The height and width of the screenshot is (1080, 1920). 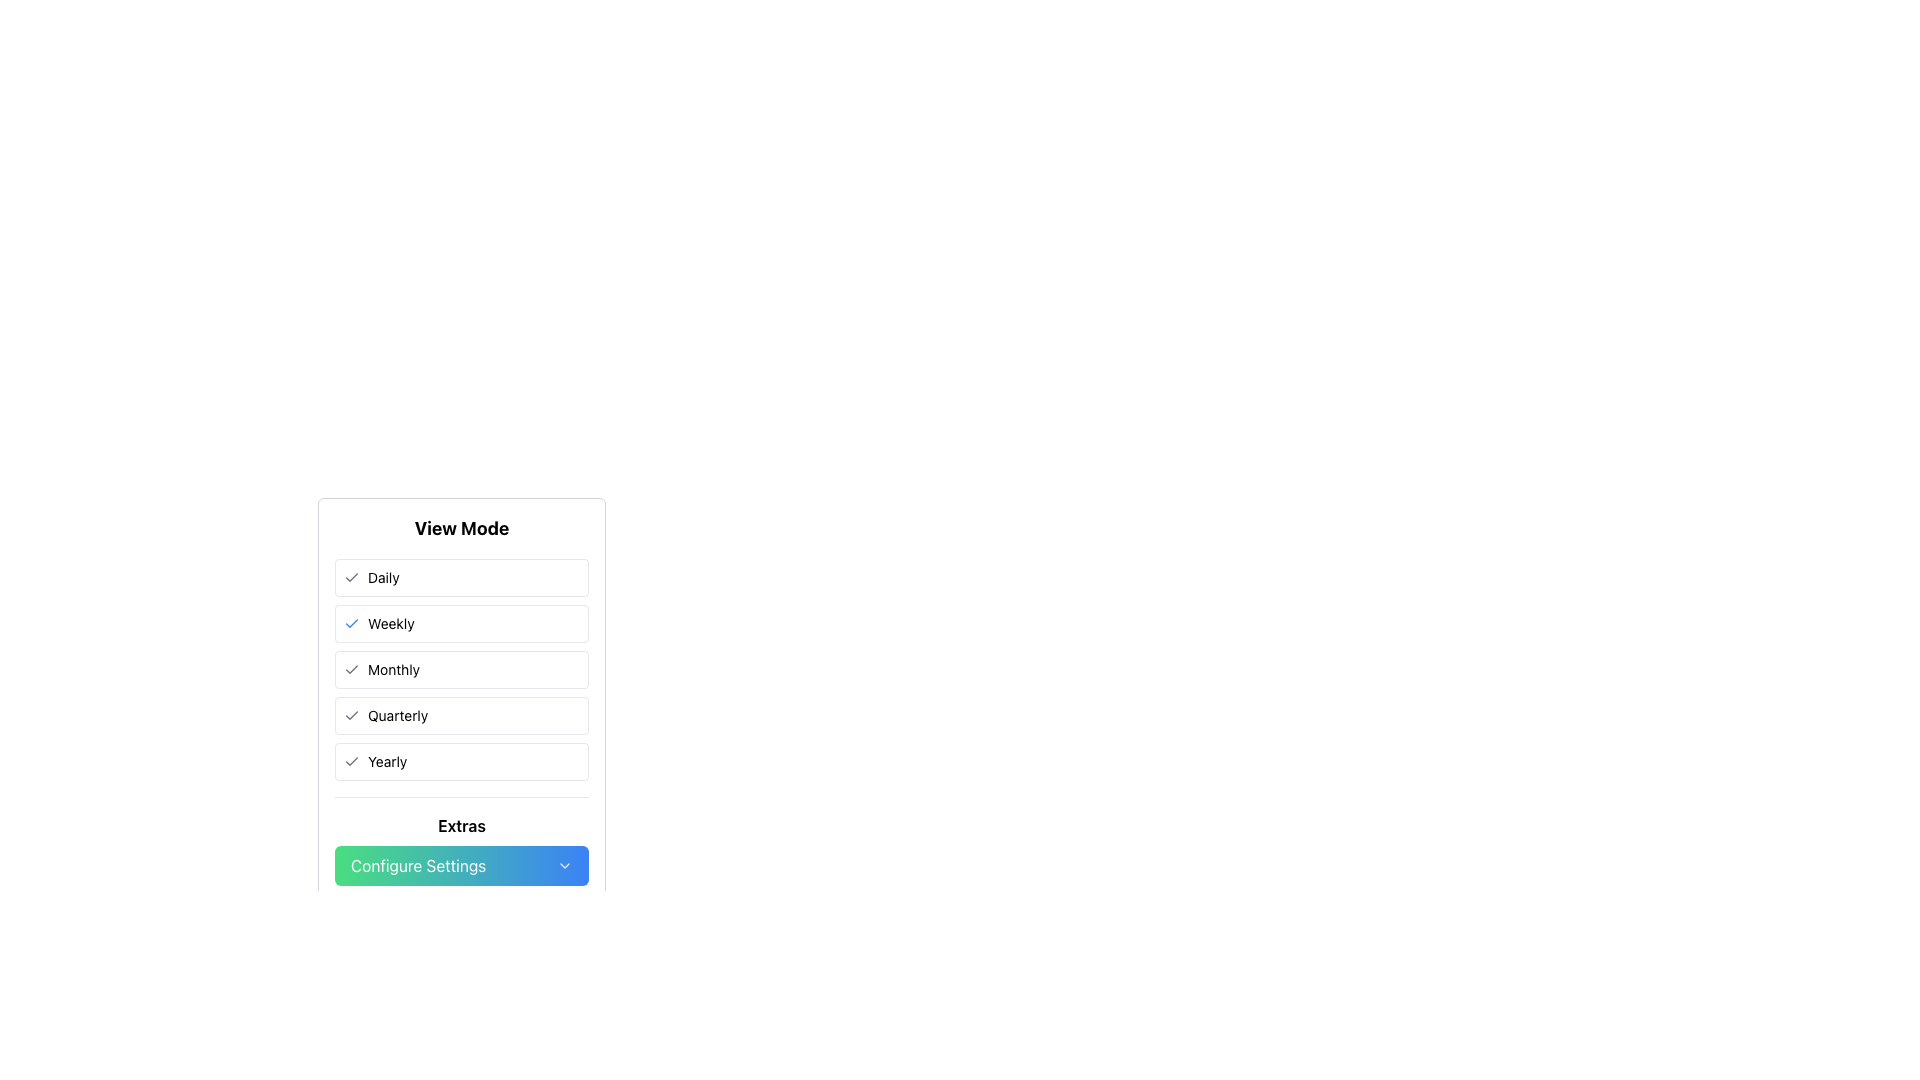 I want to click on the 'Daily' text label which is positioned to the right of the checkbox in the topmost option of the 'View Mode' section, so click(x=383, y=578).